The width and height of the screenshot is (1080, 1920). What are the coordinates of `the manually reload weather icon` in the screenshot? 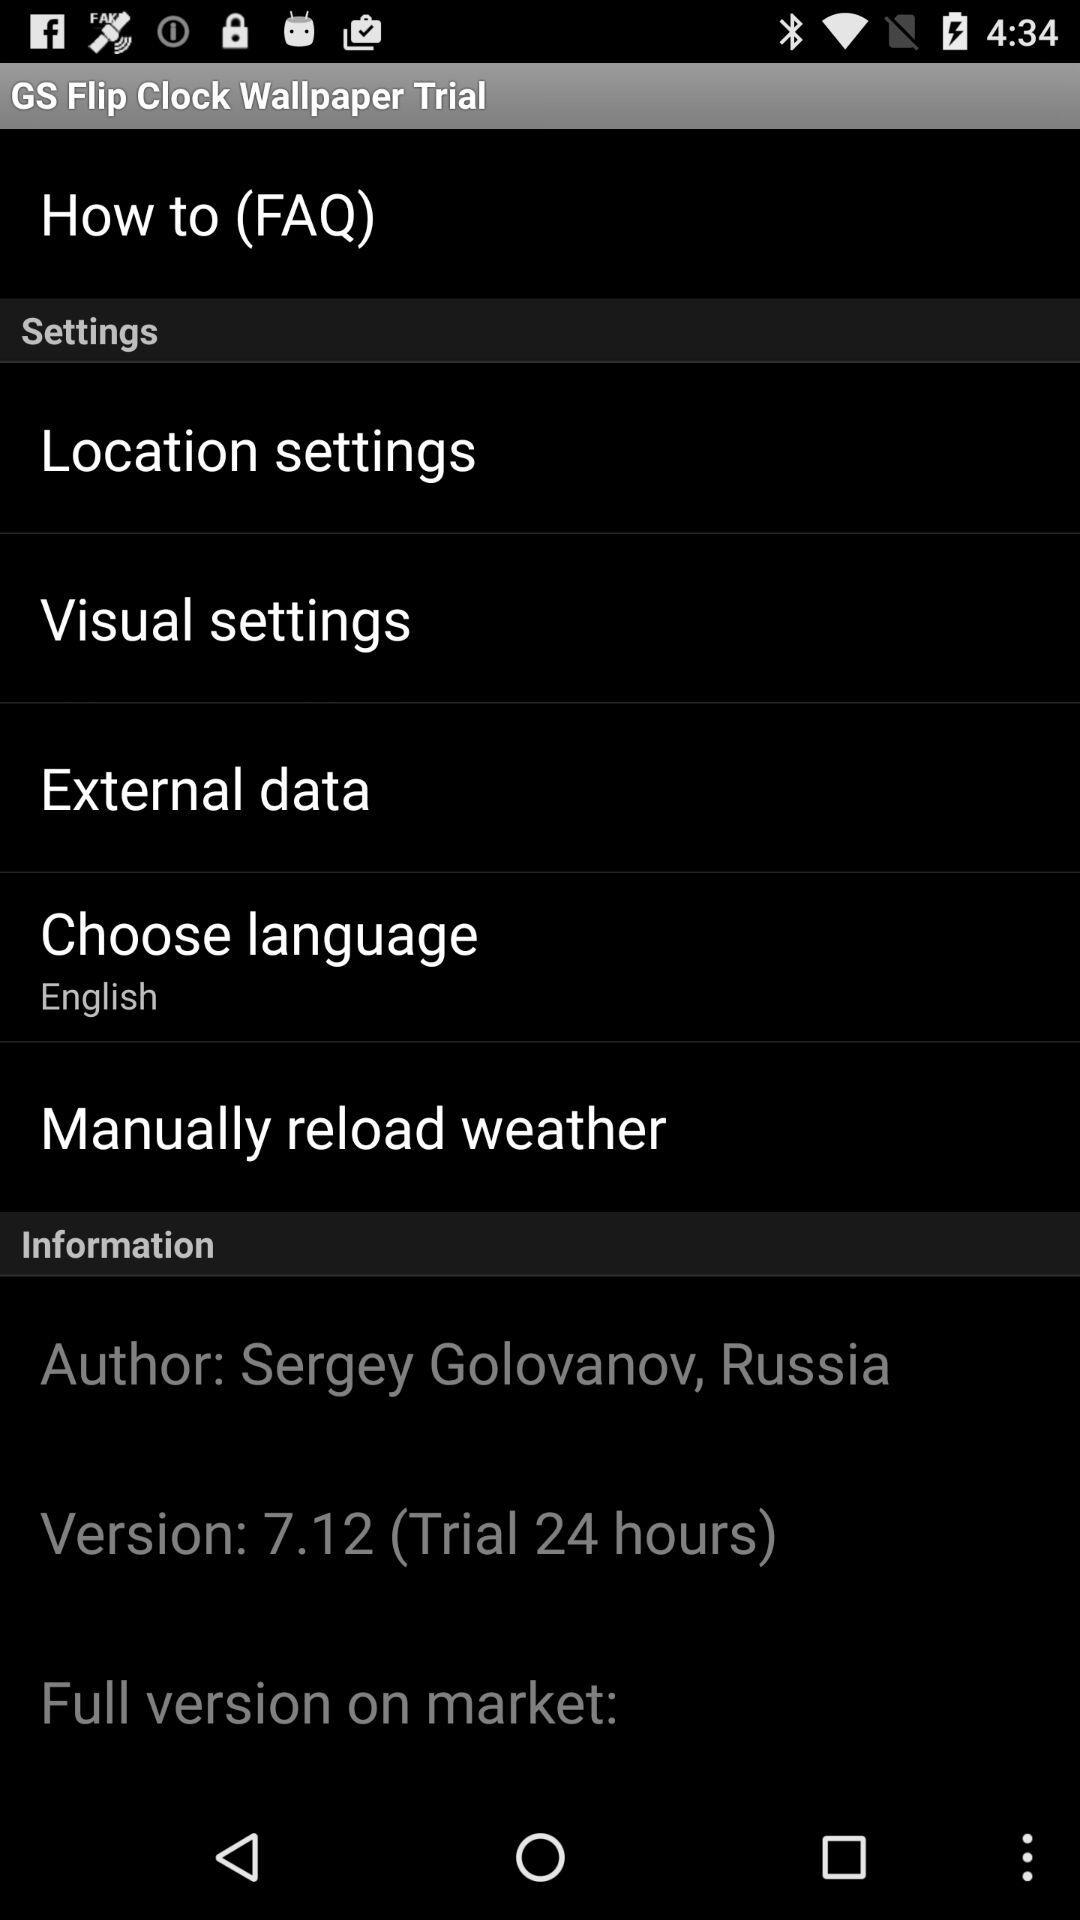 It's located at (352, 1126).